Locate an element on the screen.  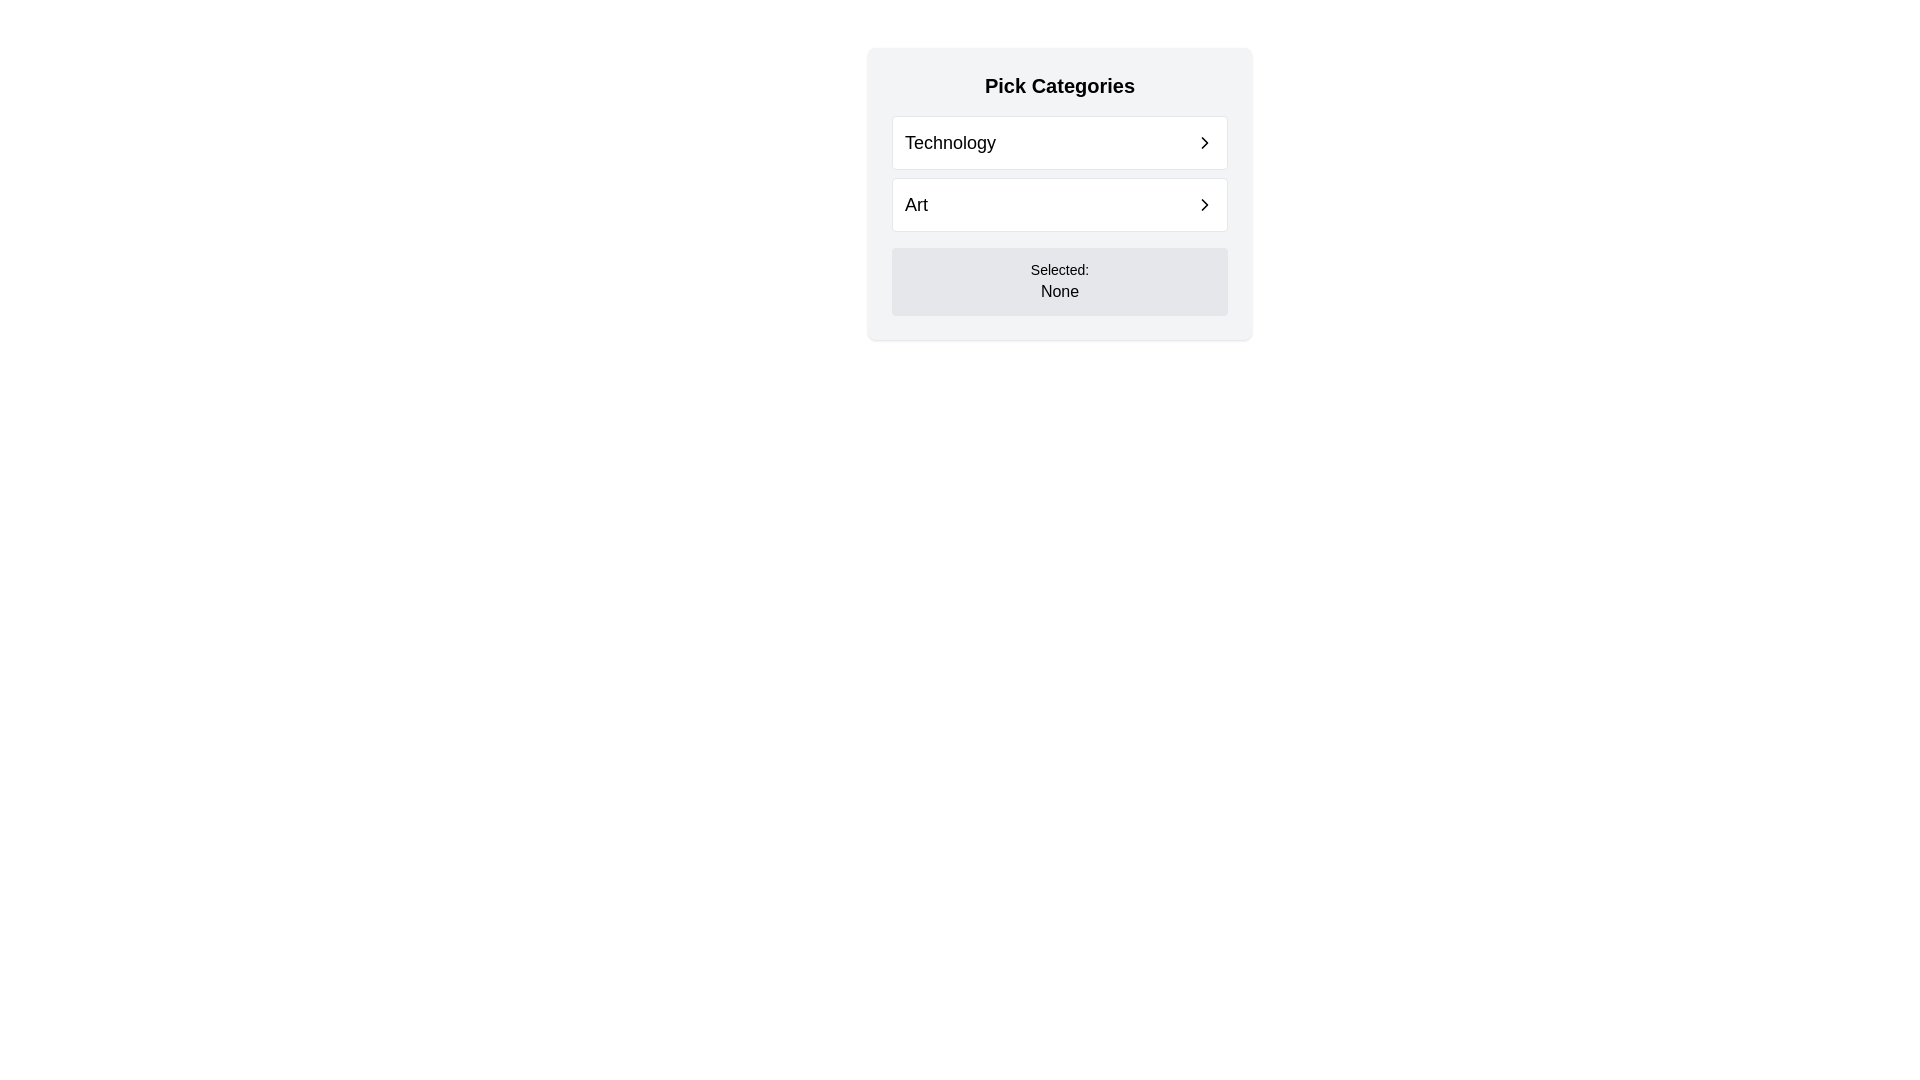
the right-pointing chevron icon located inside the 'Art' row in the 'Pick Categories' section is located at coordinates (1203, 204).